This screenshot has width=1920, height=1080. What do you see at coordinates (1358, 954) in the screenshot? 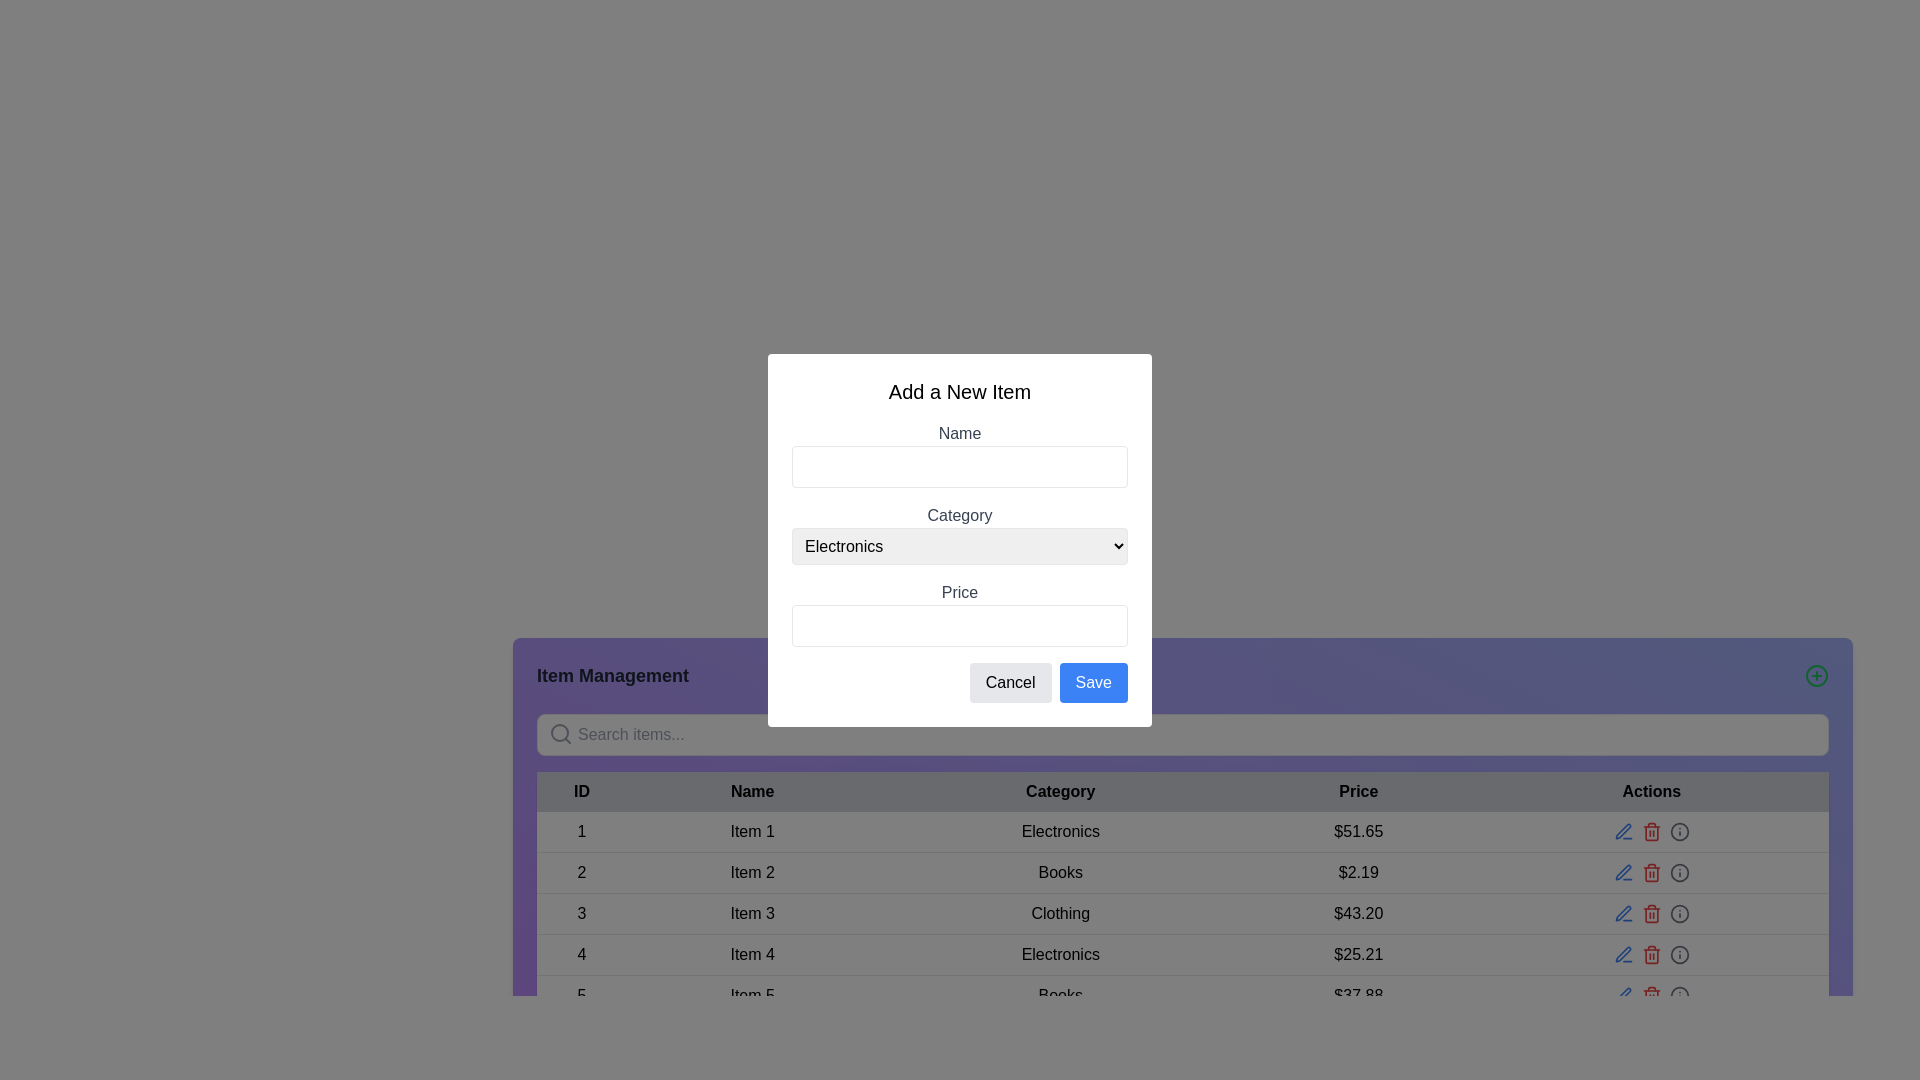
I see `the text displaying the price value located` at bounding box center [1358, 954].